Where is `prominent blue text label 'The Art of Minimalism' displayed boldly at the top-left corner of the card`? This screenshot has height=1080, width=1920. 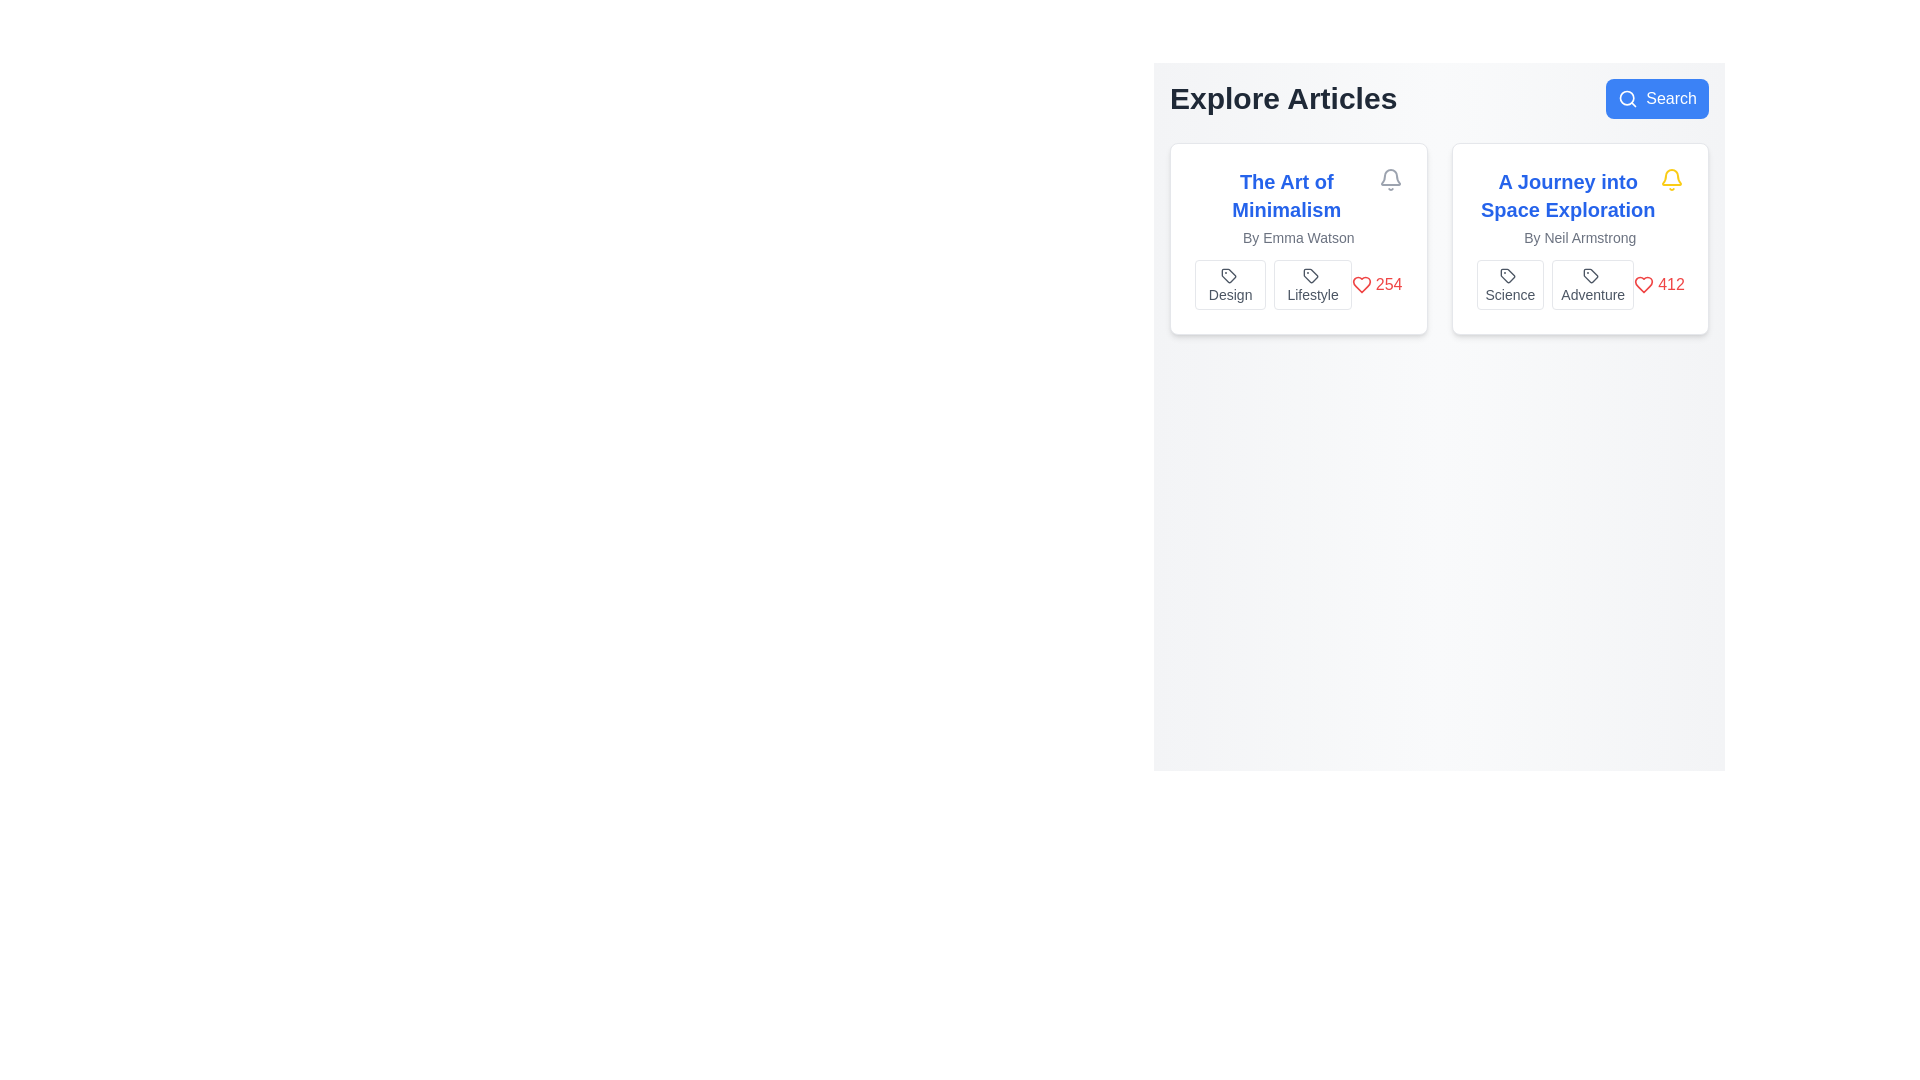
prominent blue text label 'The Art of Minimalism' displayed boldly at the top-left corner of the card is located at coordinates (1286, 196).